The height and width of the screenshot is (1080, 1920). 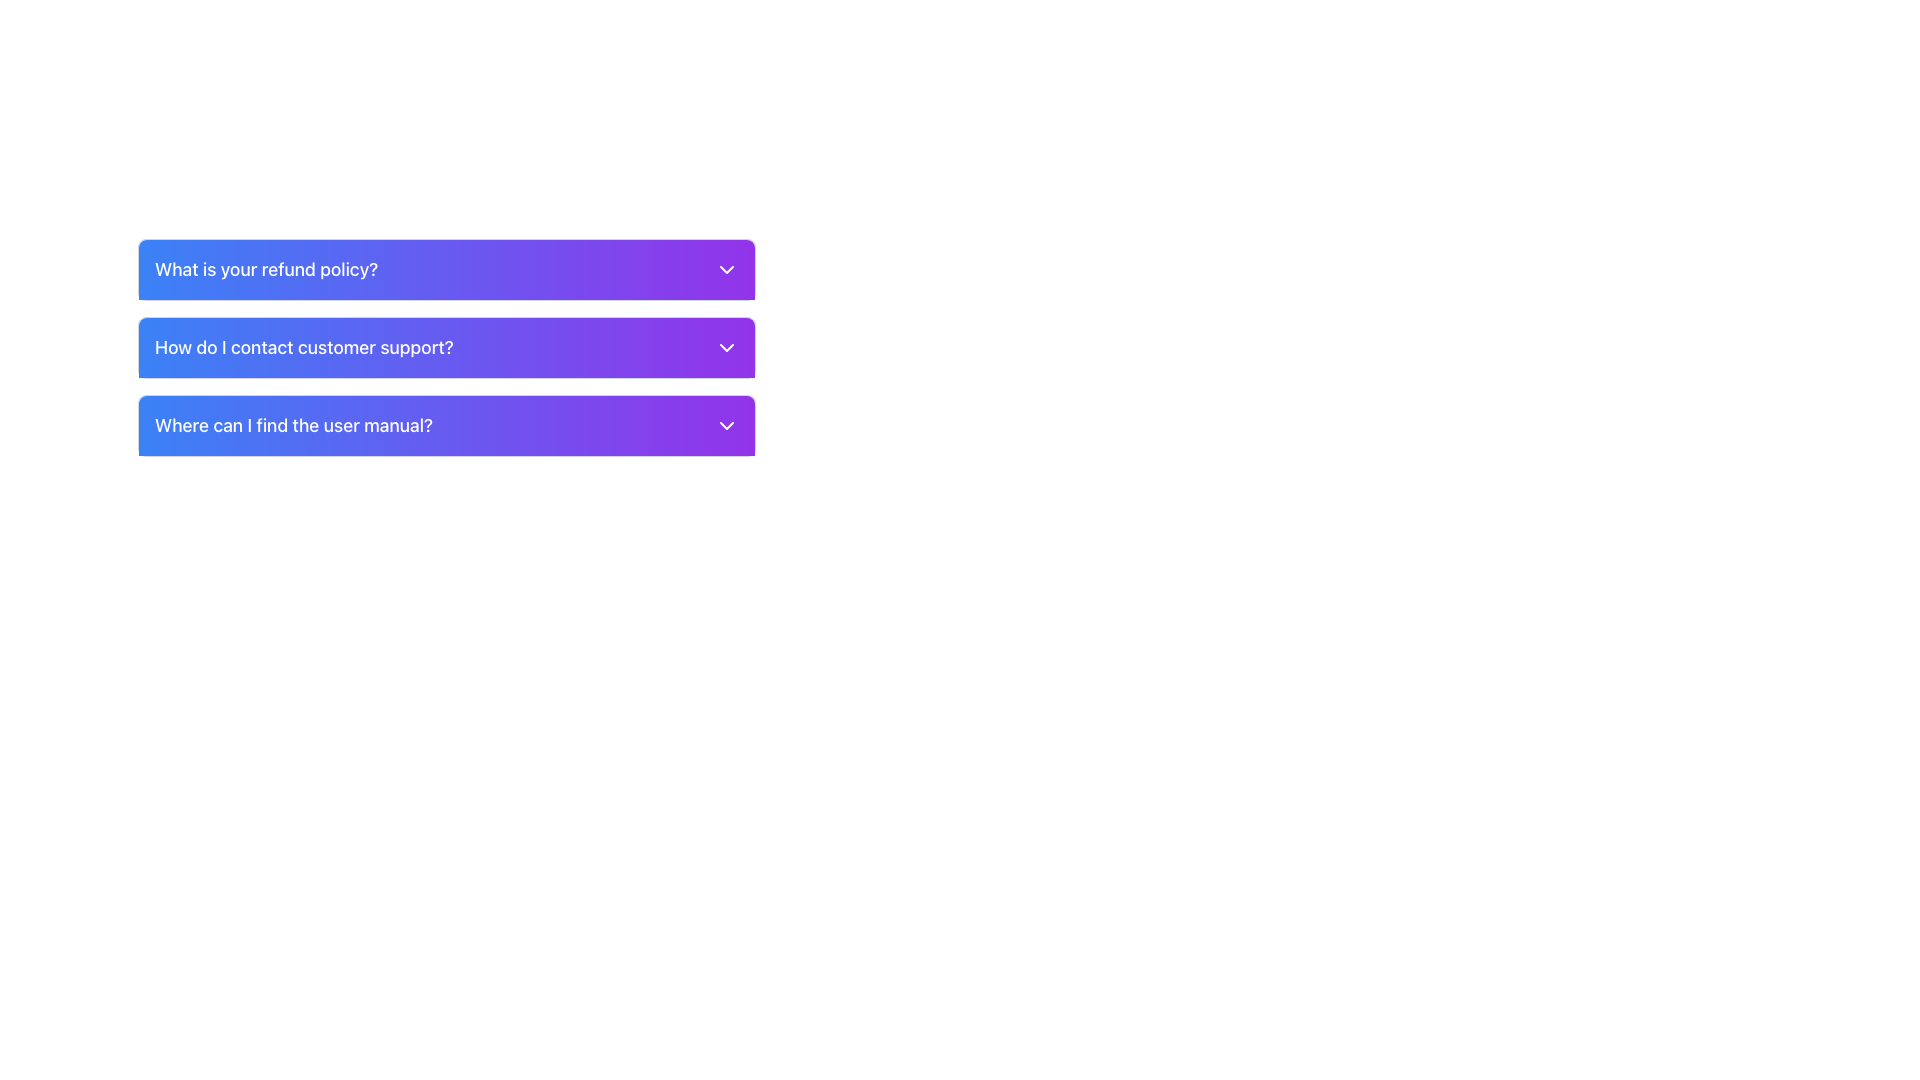 I want to click on the Chevron Down icon located at the rightmost segment of the button labeled 'What is your refund policy?', so click(x=725, y=270).